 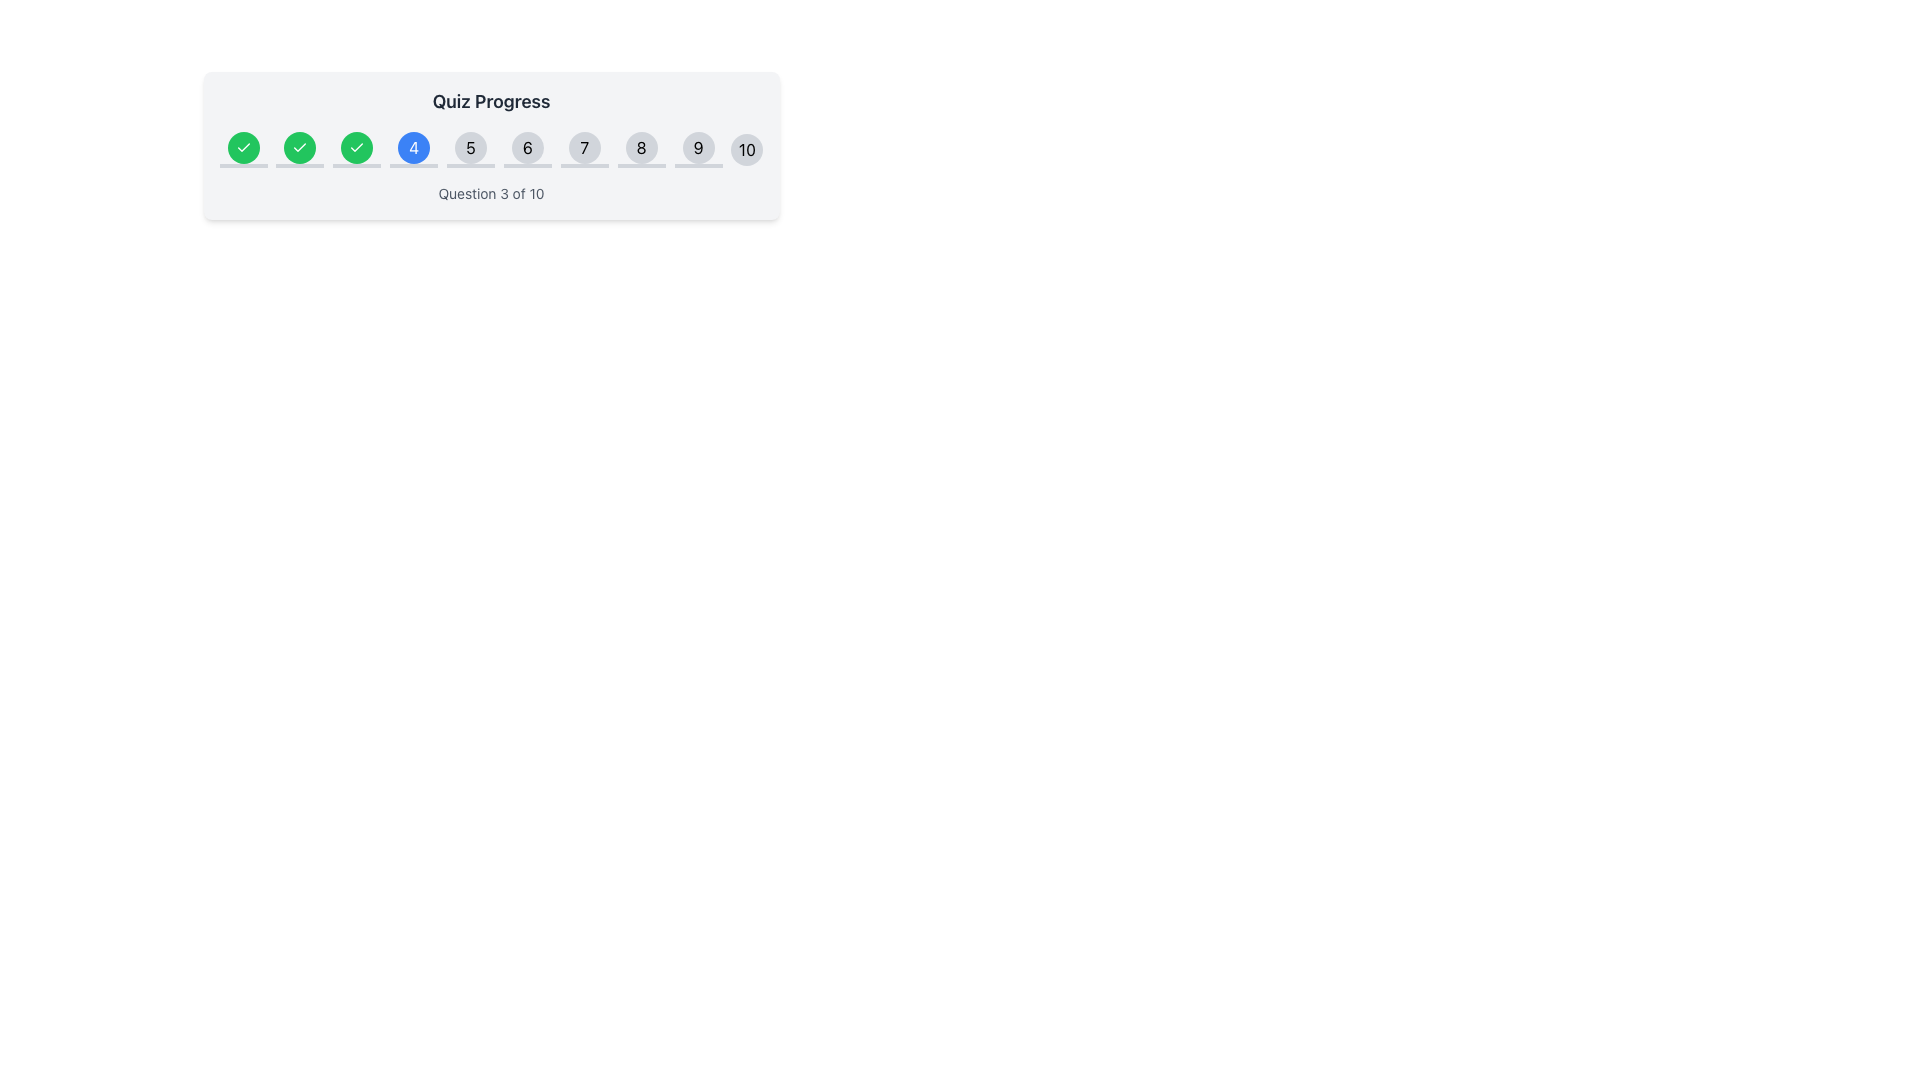 What do you see at coordinates (583, 146) in the screenshot?
I see `the circular button labeled '7', which is the seventh item in a row of buttons representing a progress bar` at bounding box center [583, 146].